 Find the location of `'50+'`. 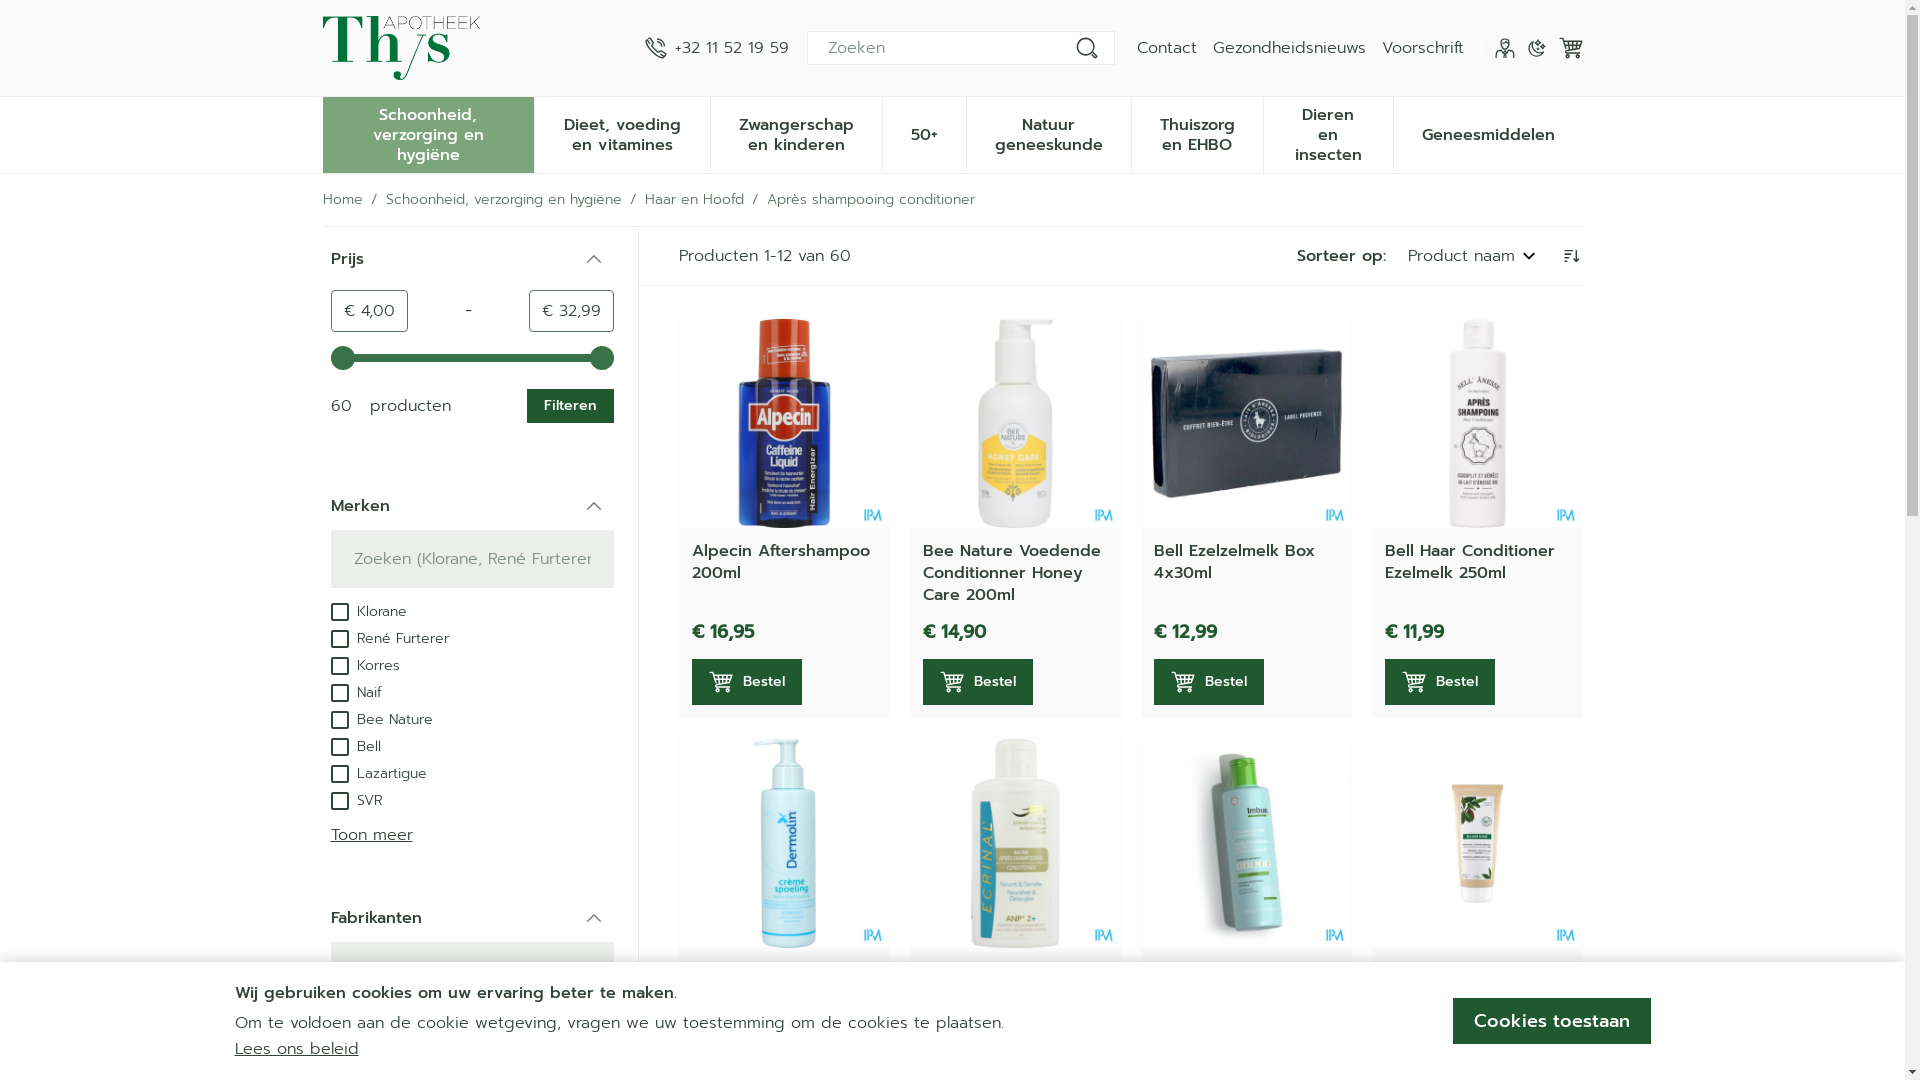

'50+' is located at coordinates (882, 132).